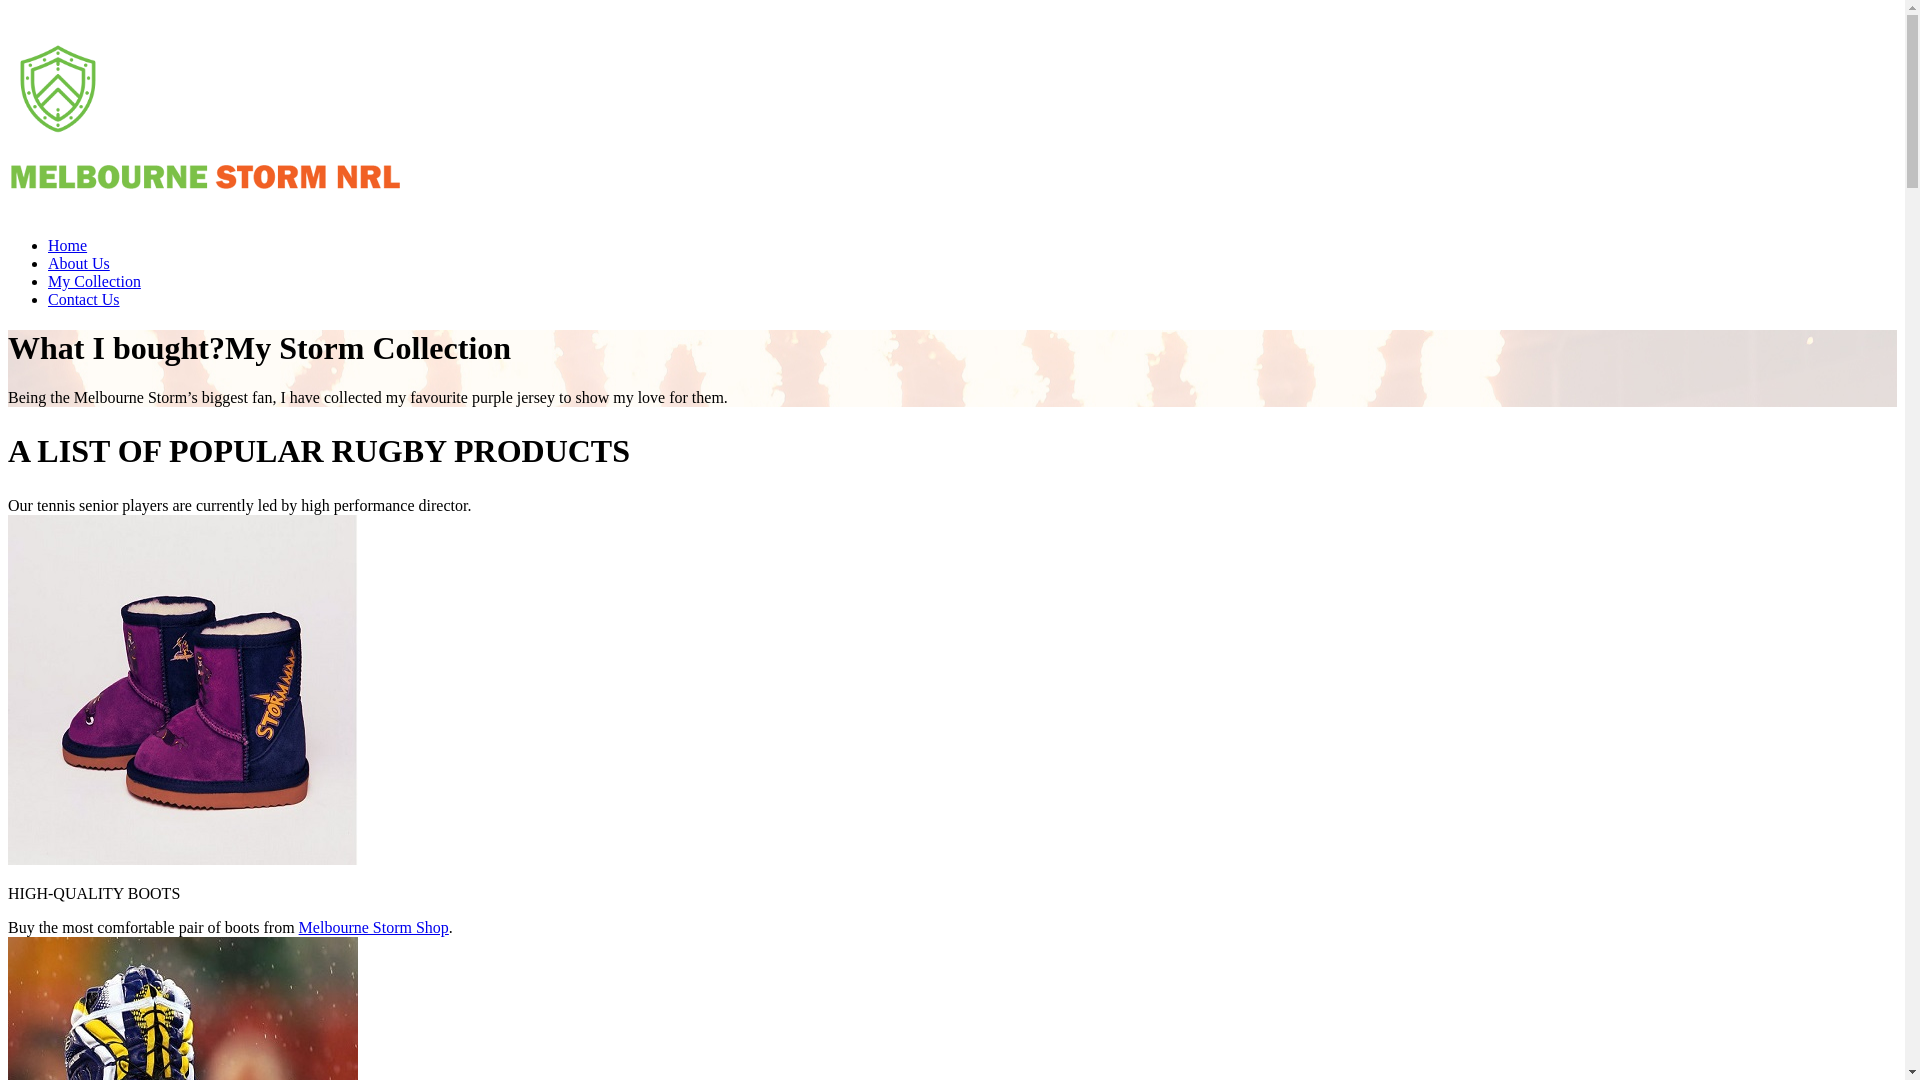  What do you see at coordinates (67, 244) in the screenshot?
I see `'Home'` at bounding box center [67, 244].